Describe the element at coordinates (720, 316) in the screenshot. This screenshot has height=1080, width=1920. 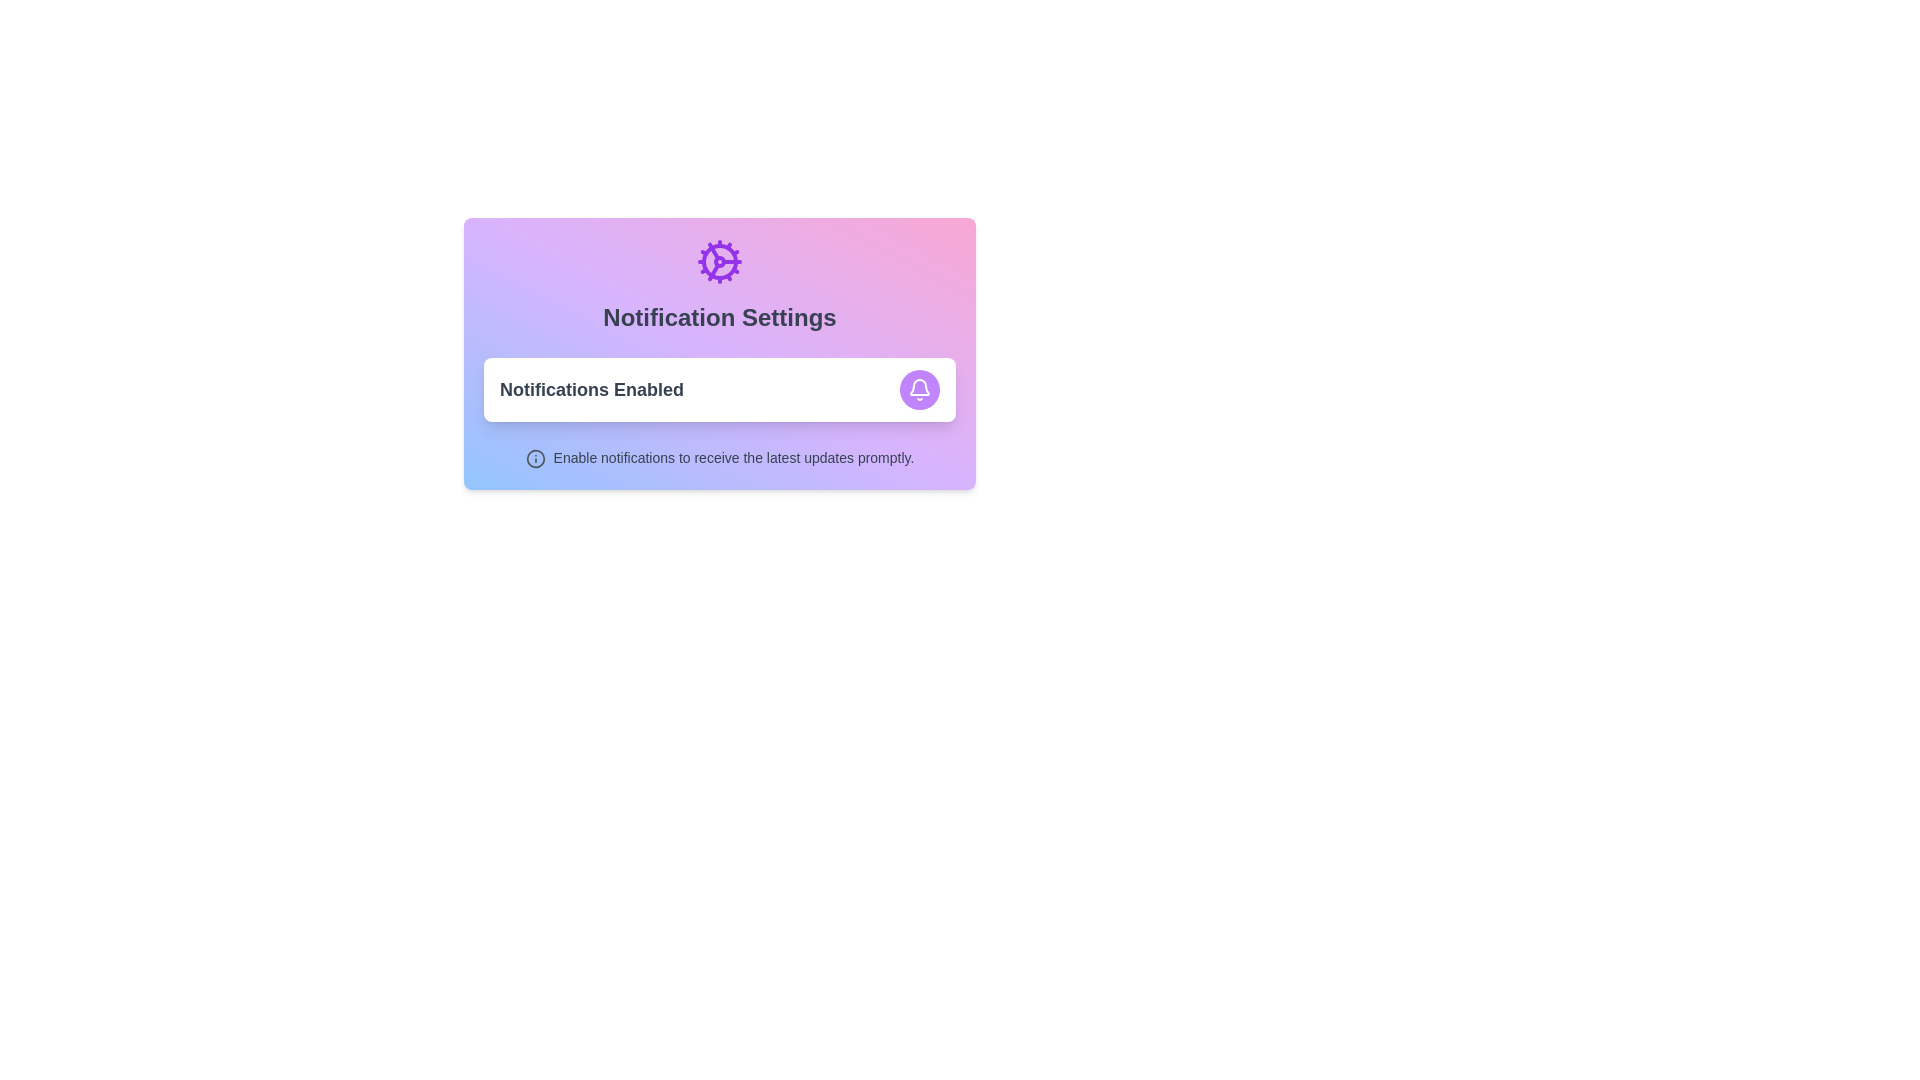
I see `the notifications header text label, which is centrally aligned below a gear icon and above the 'Notifications Enabled' section` at that location.